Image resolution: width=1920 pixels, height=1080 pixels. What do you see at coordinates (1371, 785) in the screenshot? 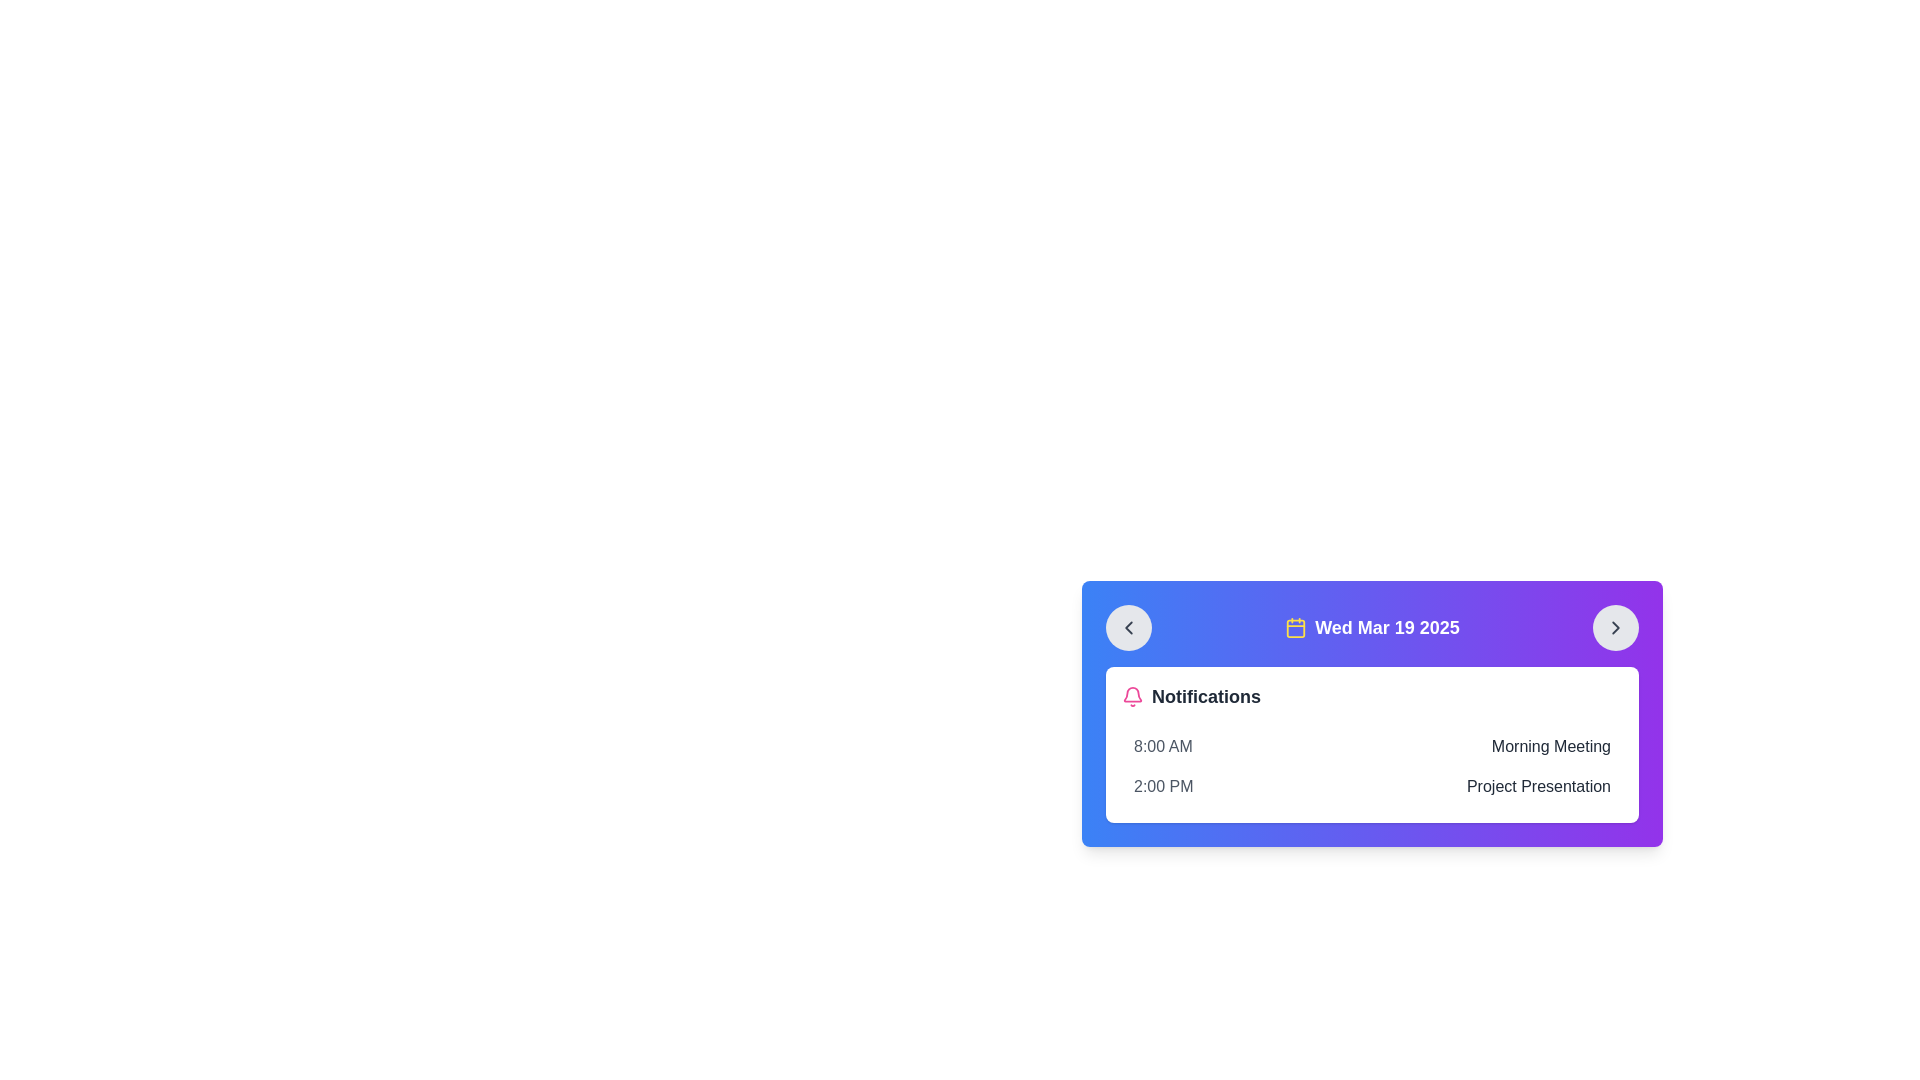
I see `the List item displaying '2:00 PM' and 'Project Presentation', which is the second entry in the event list` at bounding box center [1371, 785].